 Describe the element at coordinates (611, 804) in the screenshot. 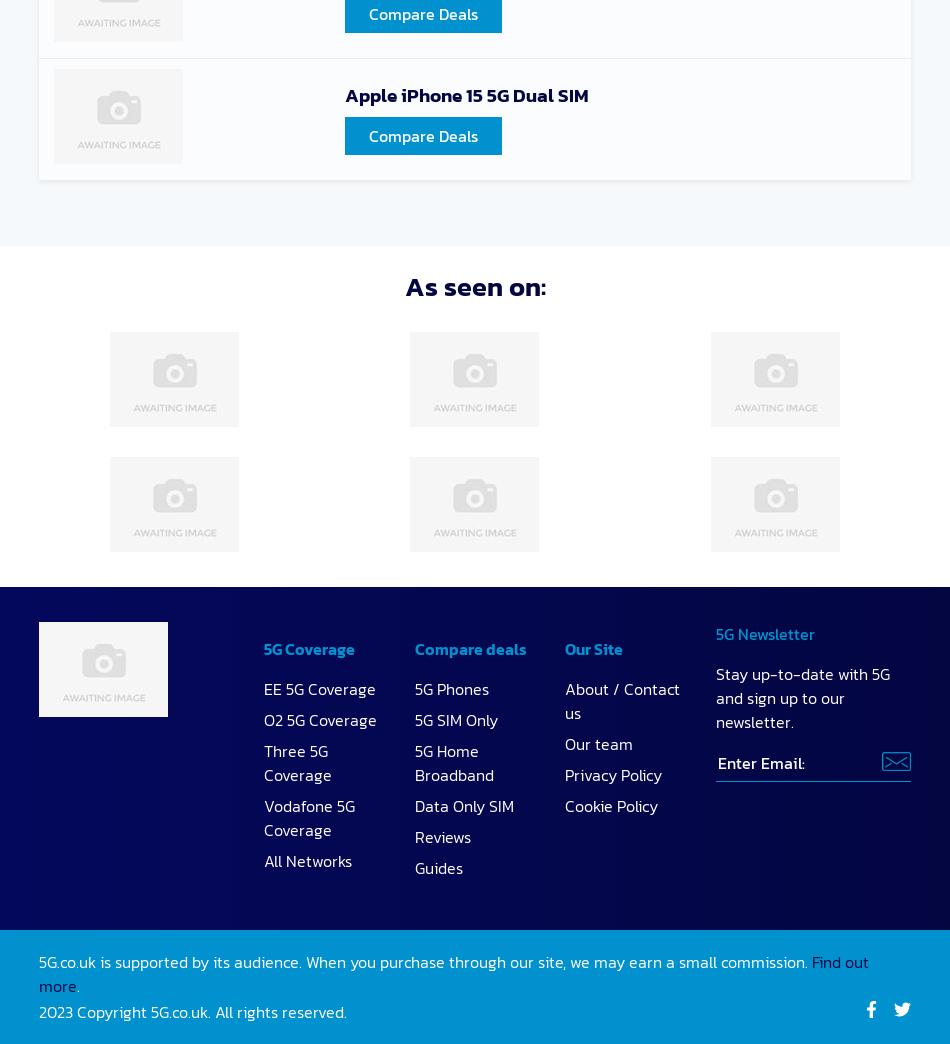

I see `'Cookie Policy'` at that location.